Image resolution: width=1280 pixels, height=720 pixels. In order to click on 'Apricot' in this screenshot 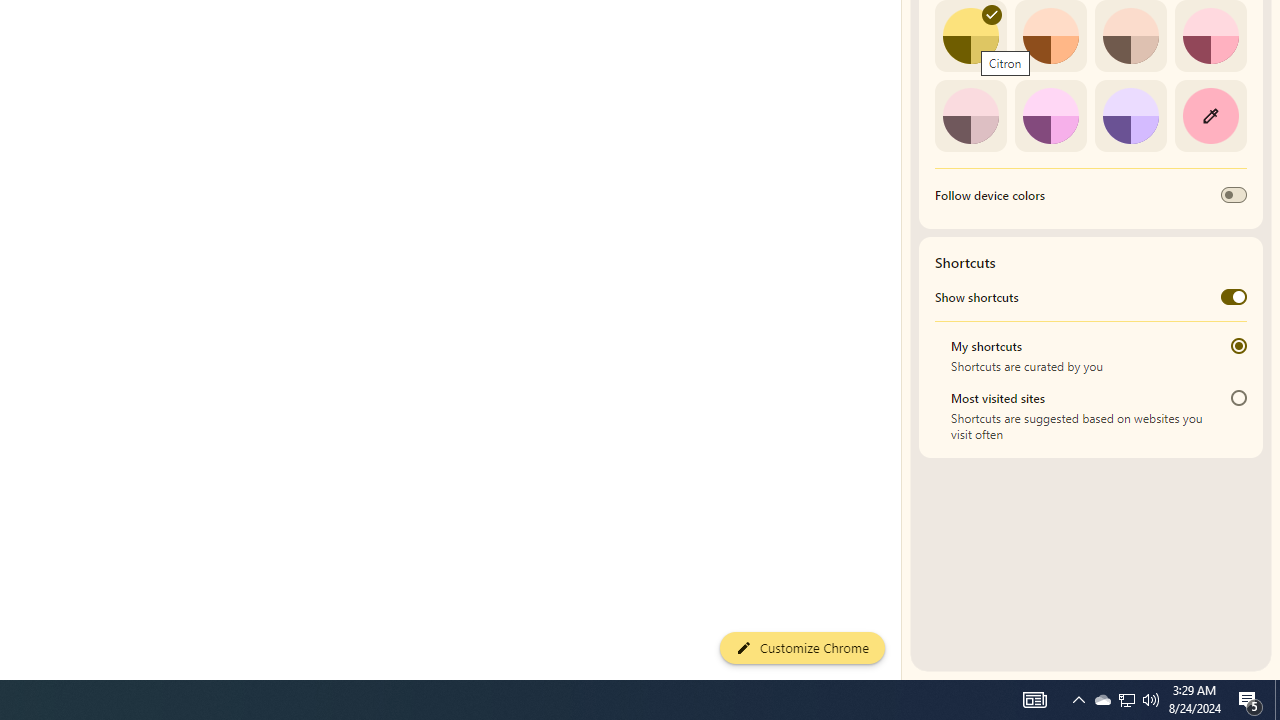, I will do `click(1130, 36)`.